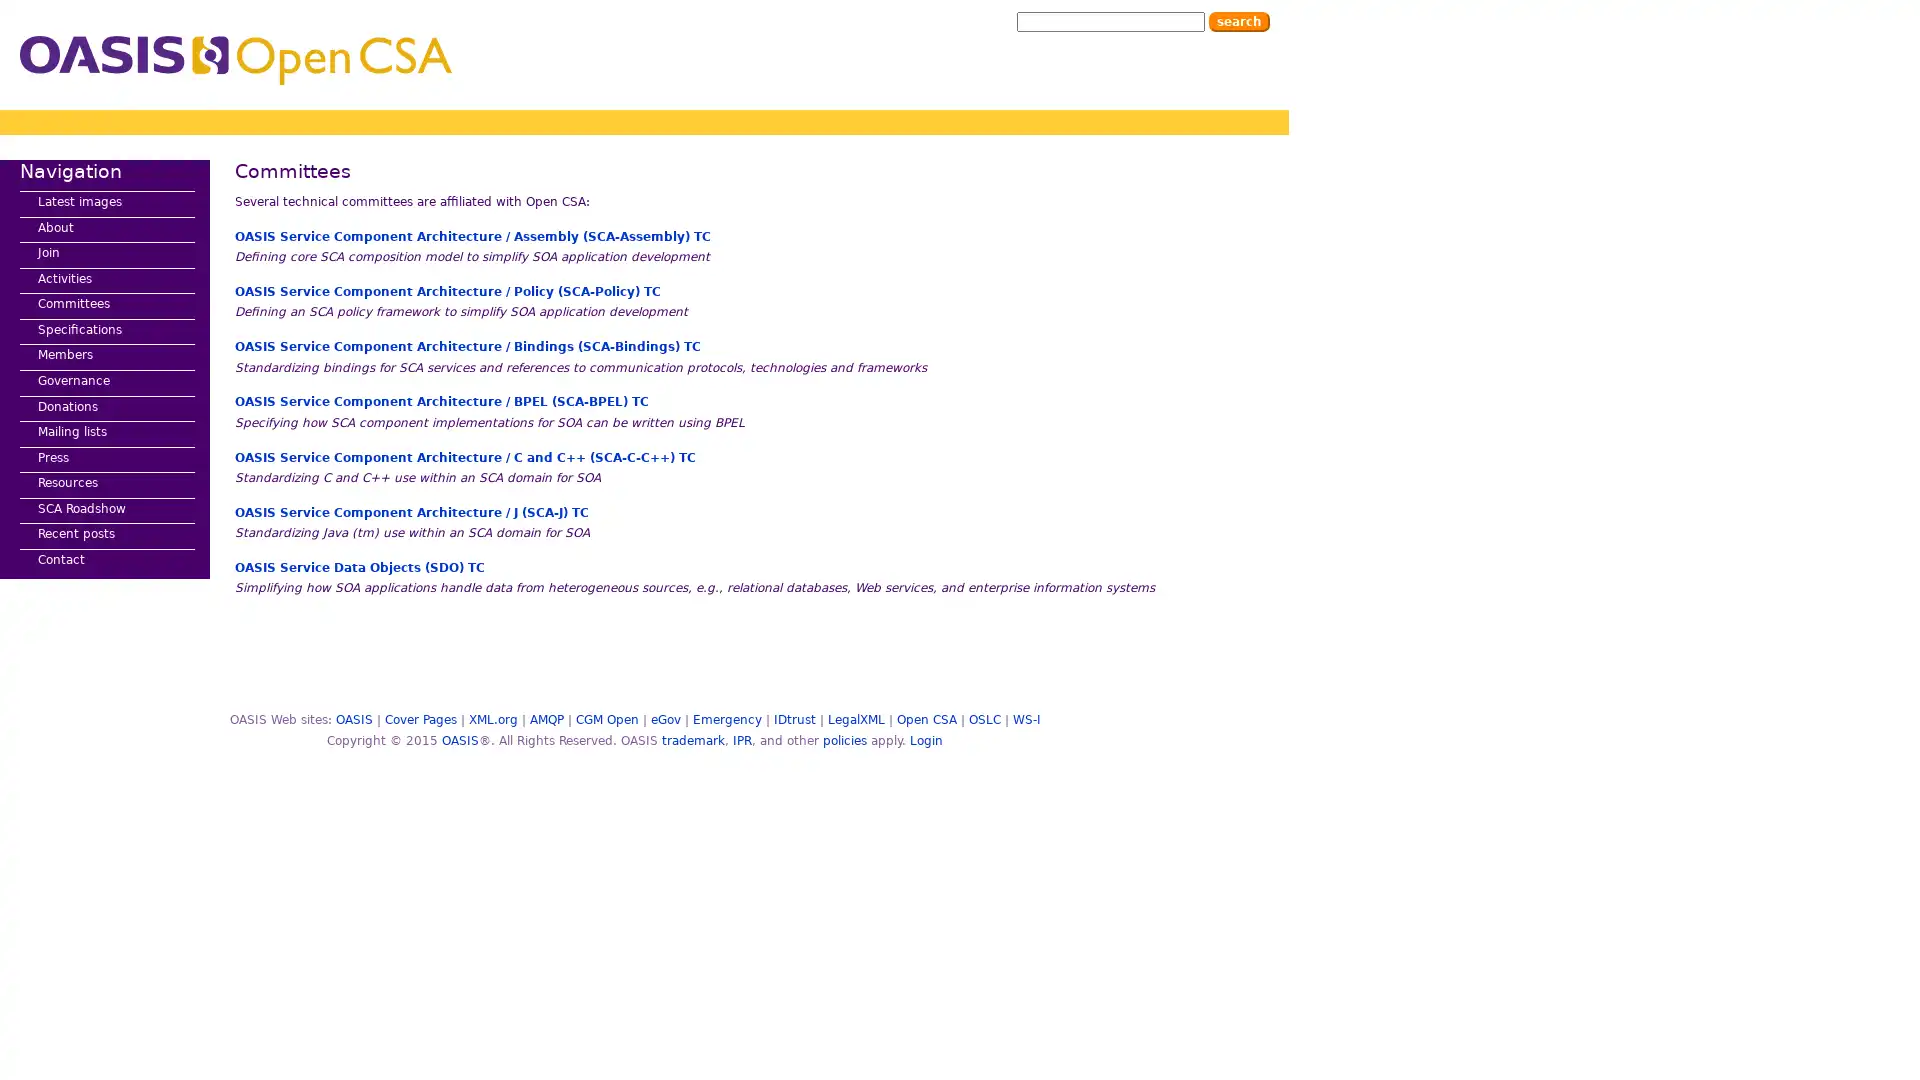 The image size is (1920, 1080). I want to click on Search, so click(1238, 22).